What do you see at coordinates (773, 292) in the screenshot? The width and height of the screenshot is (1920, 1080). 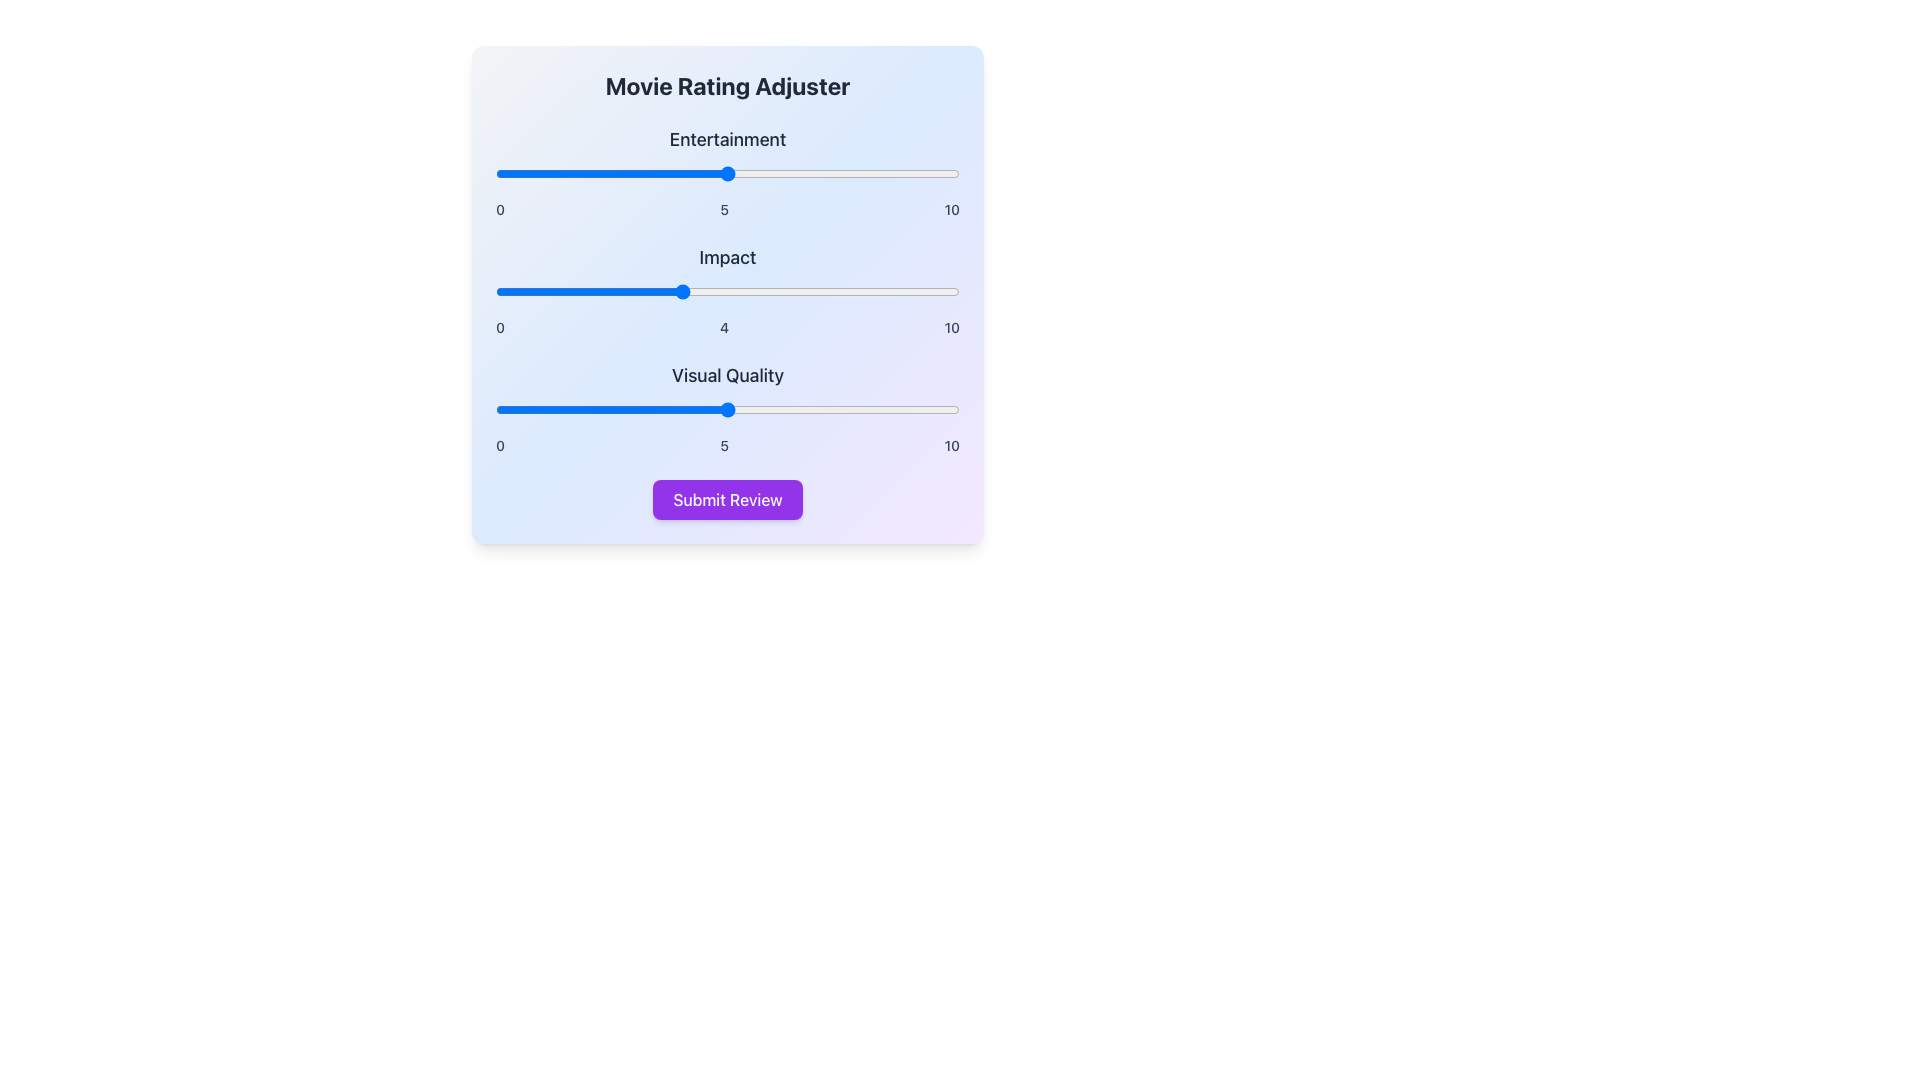 I see `the Impact slider value` at bounding box center [773, 292].